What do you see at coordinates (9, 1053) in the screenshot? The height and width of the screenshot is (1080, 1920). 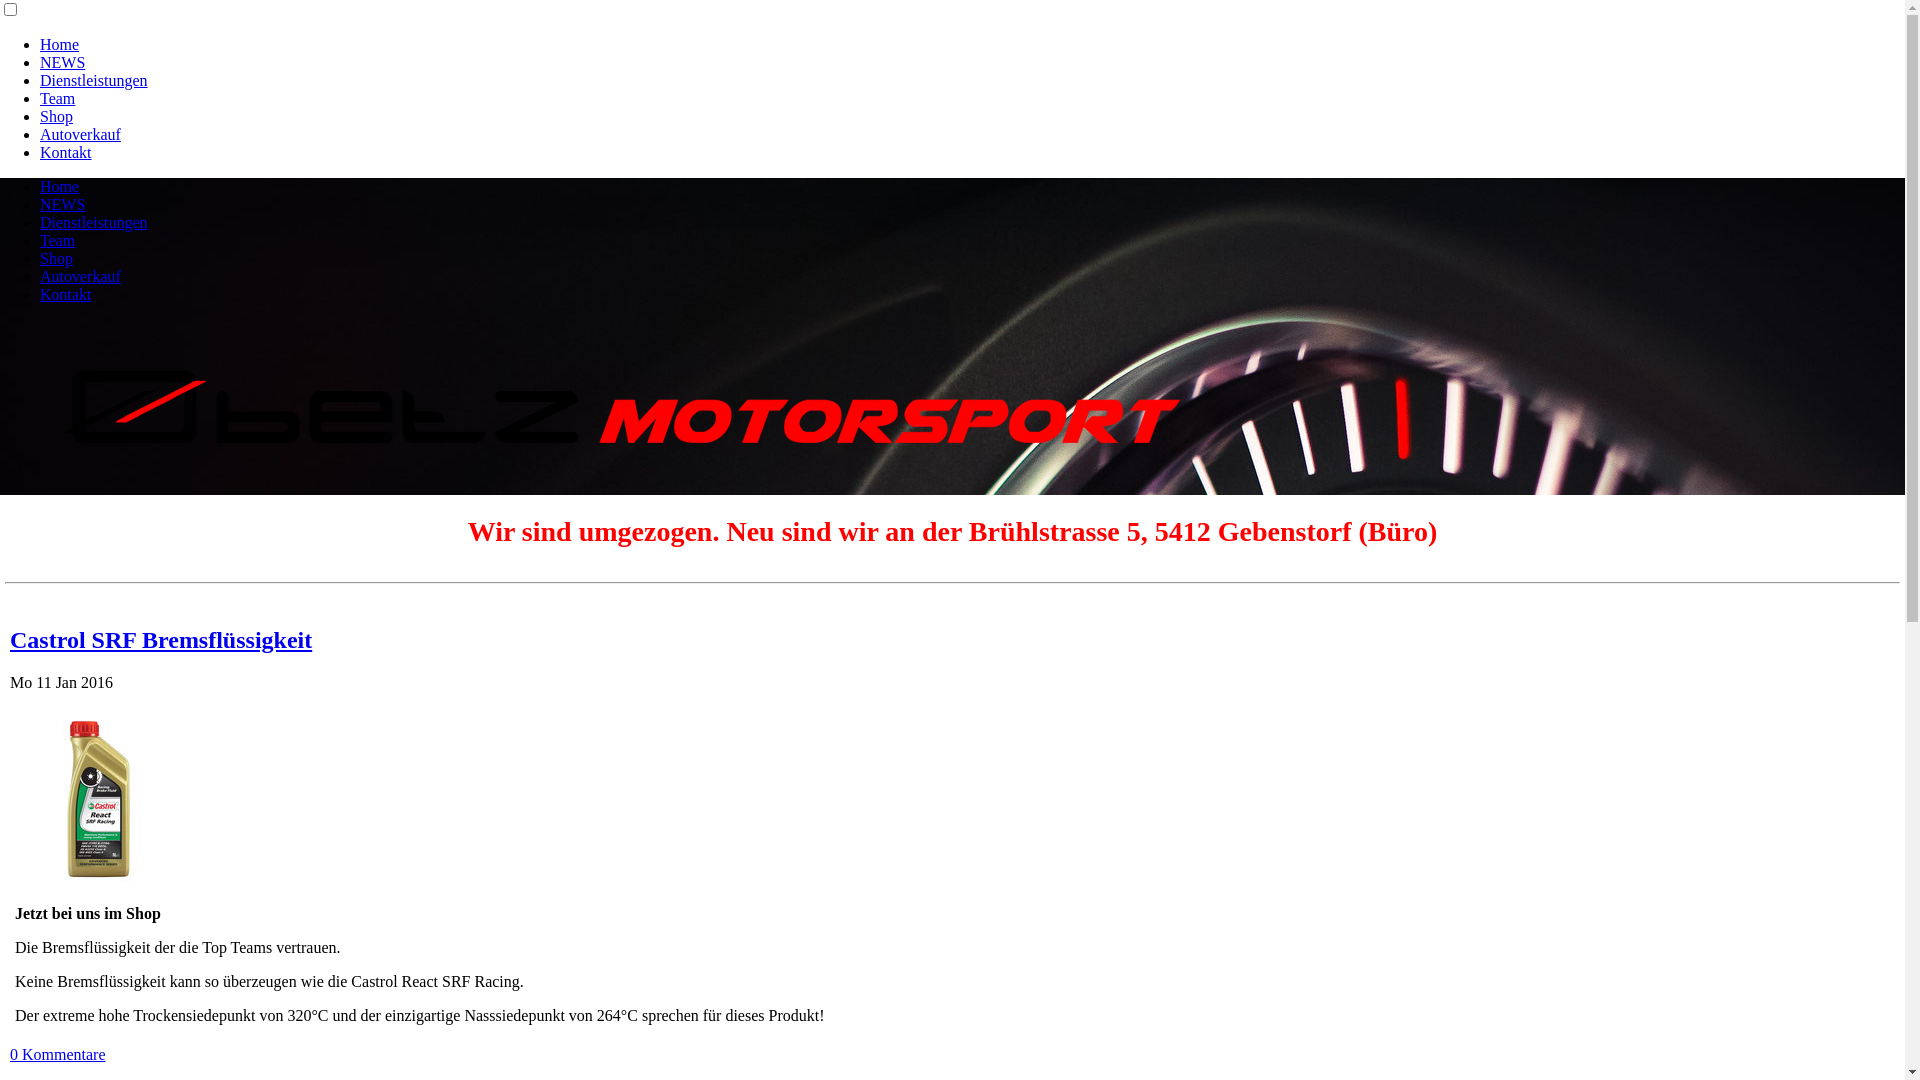 I see `'0 Kommentare'` at bounding box center [9, 1053].